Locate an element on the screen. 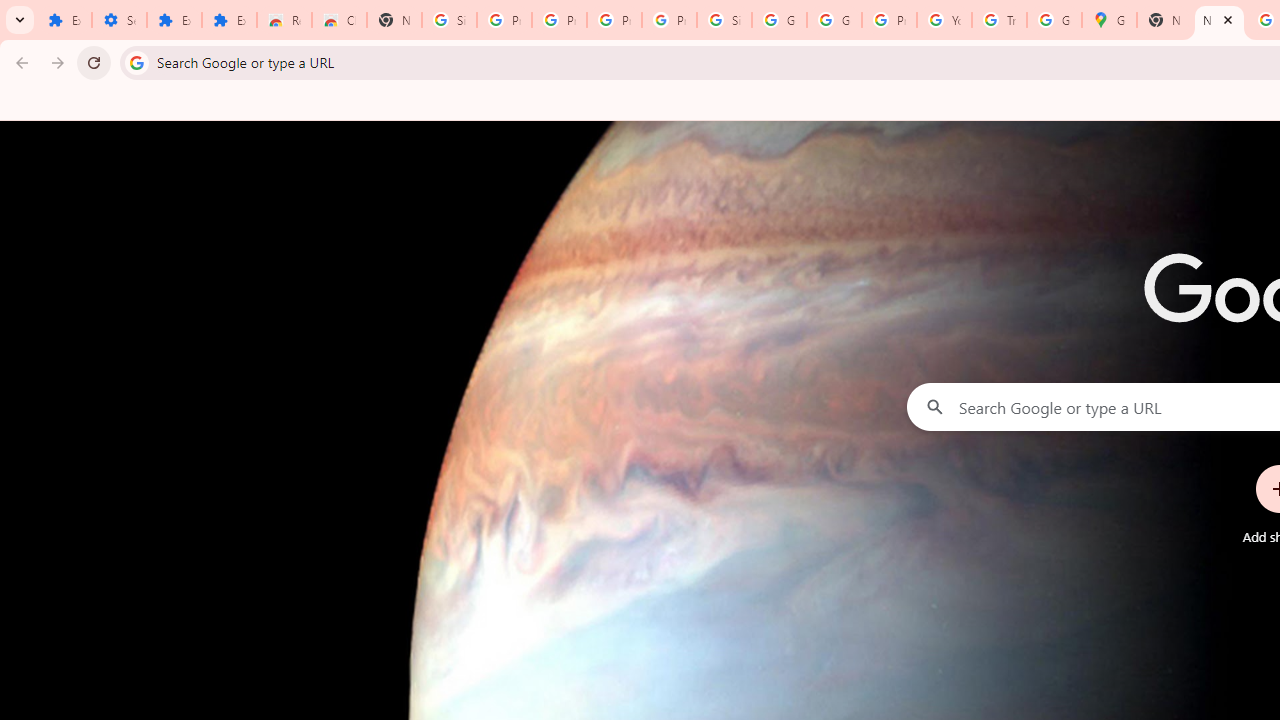 This screenshot has width=1280, height=720. 'New Tab' is located at coordinates (1218, 20).